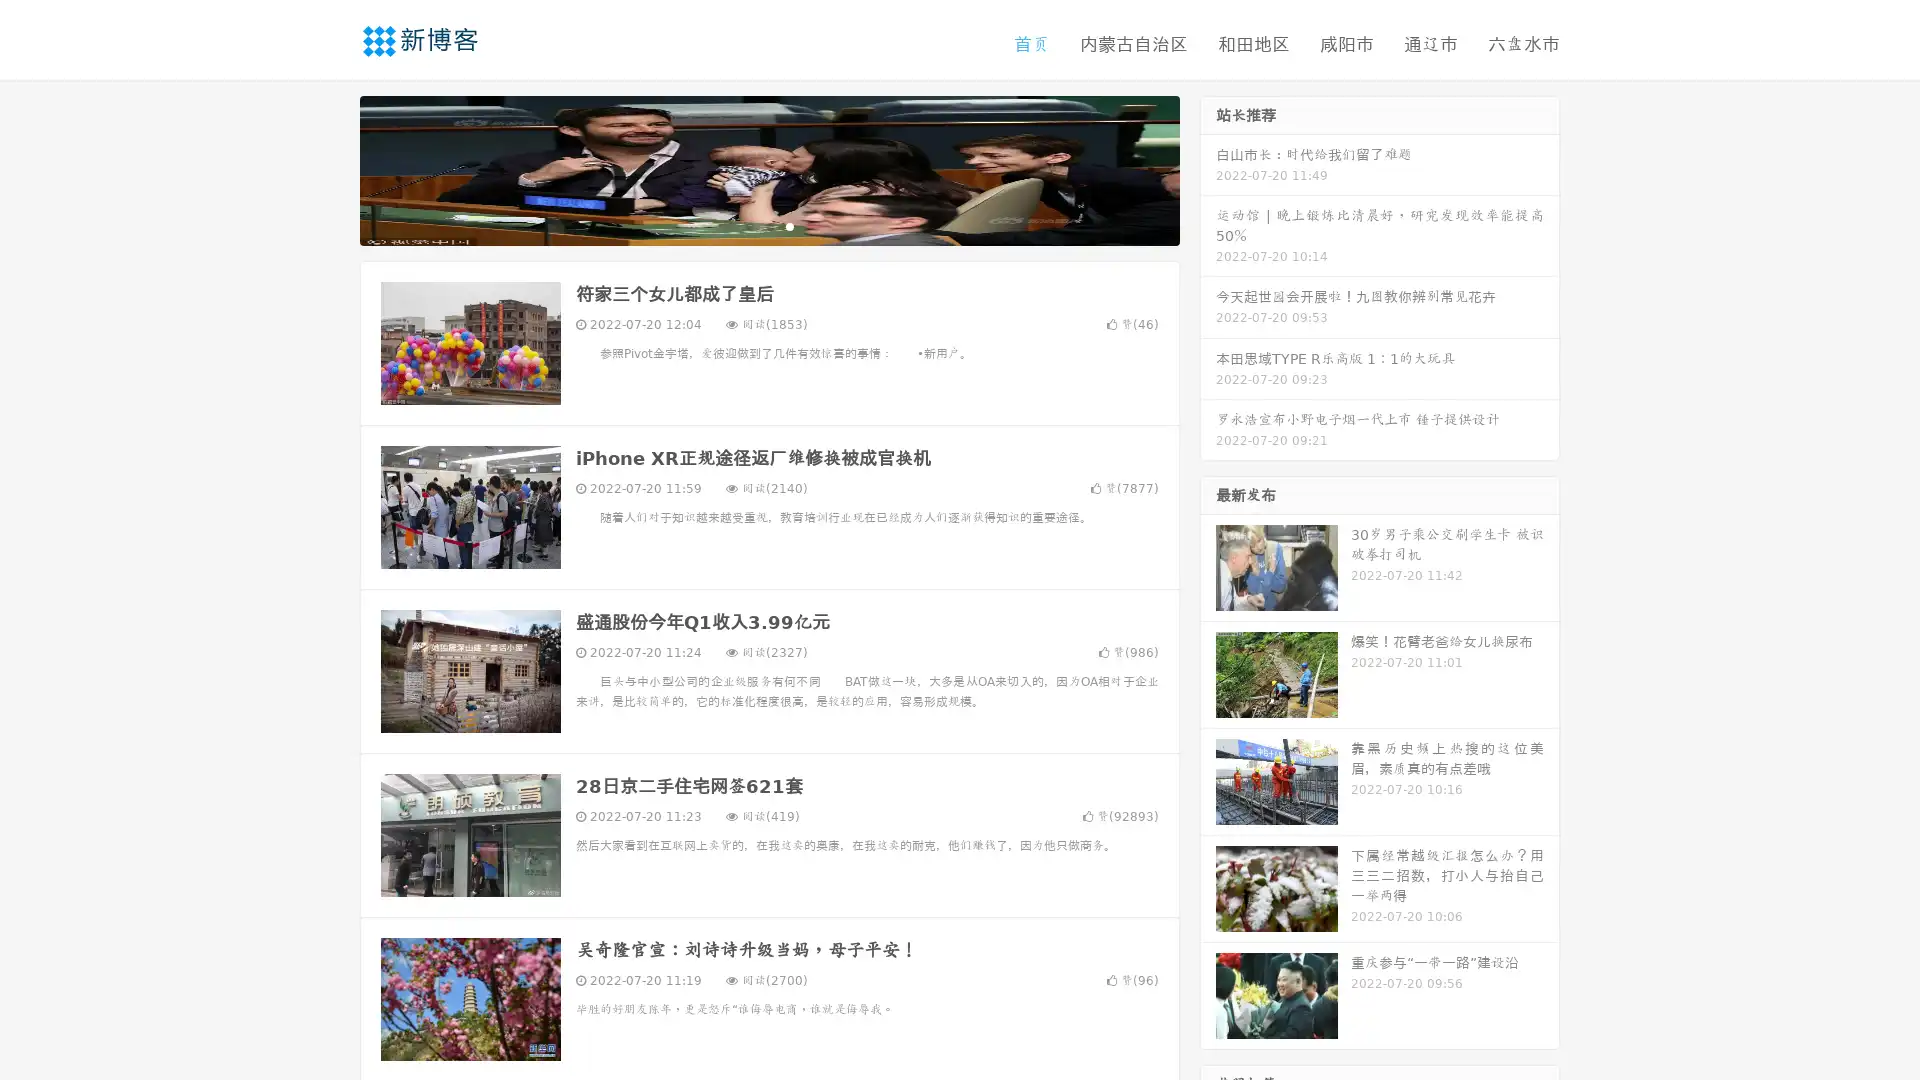 The height and width of the screenshot is (1080, 1920). What do you see at coordinates (1208, 168) in the screenshot?
I see `Next slide` at bounding box center [1208, 168].